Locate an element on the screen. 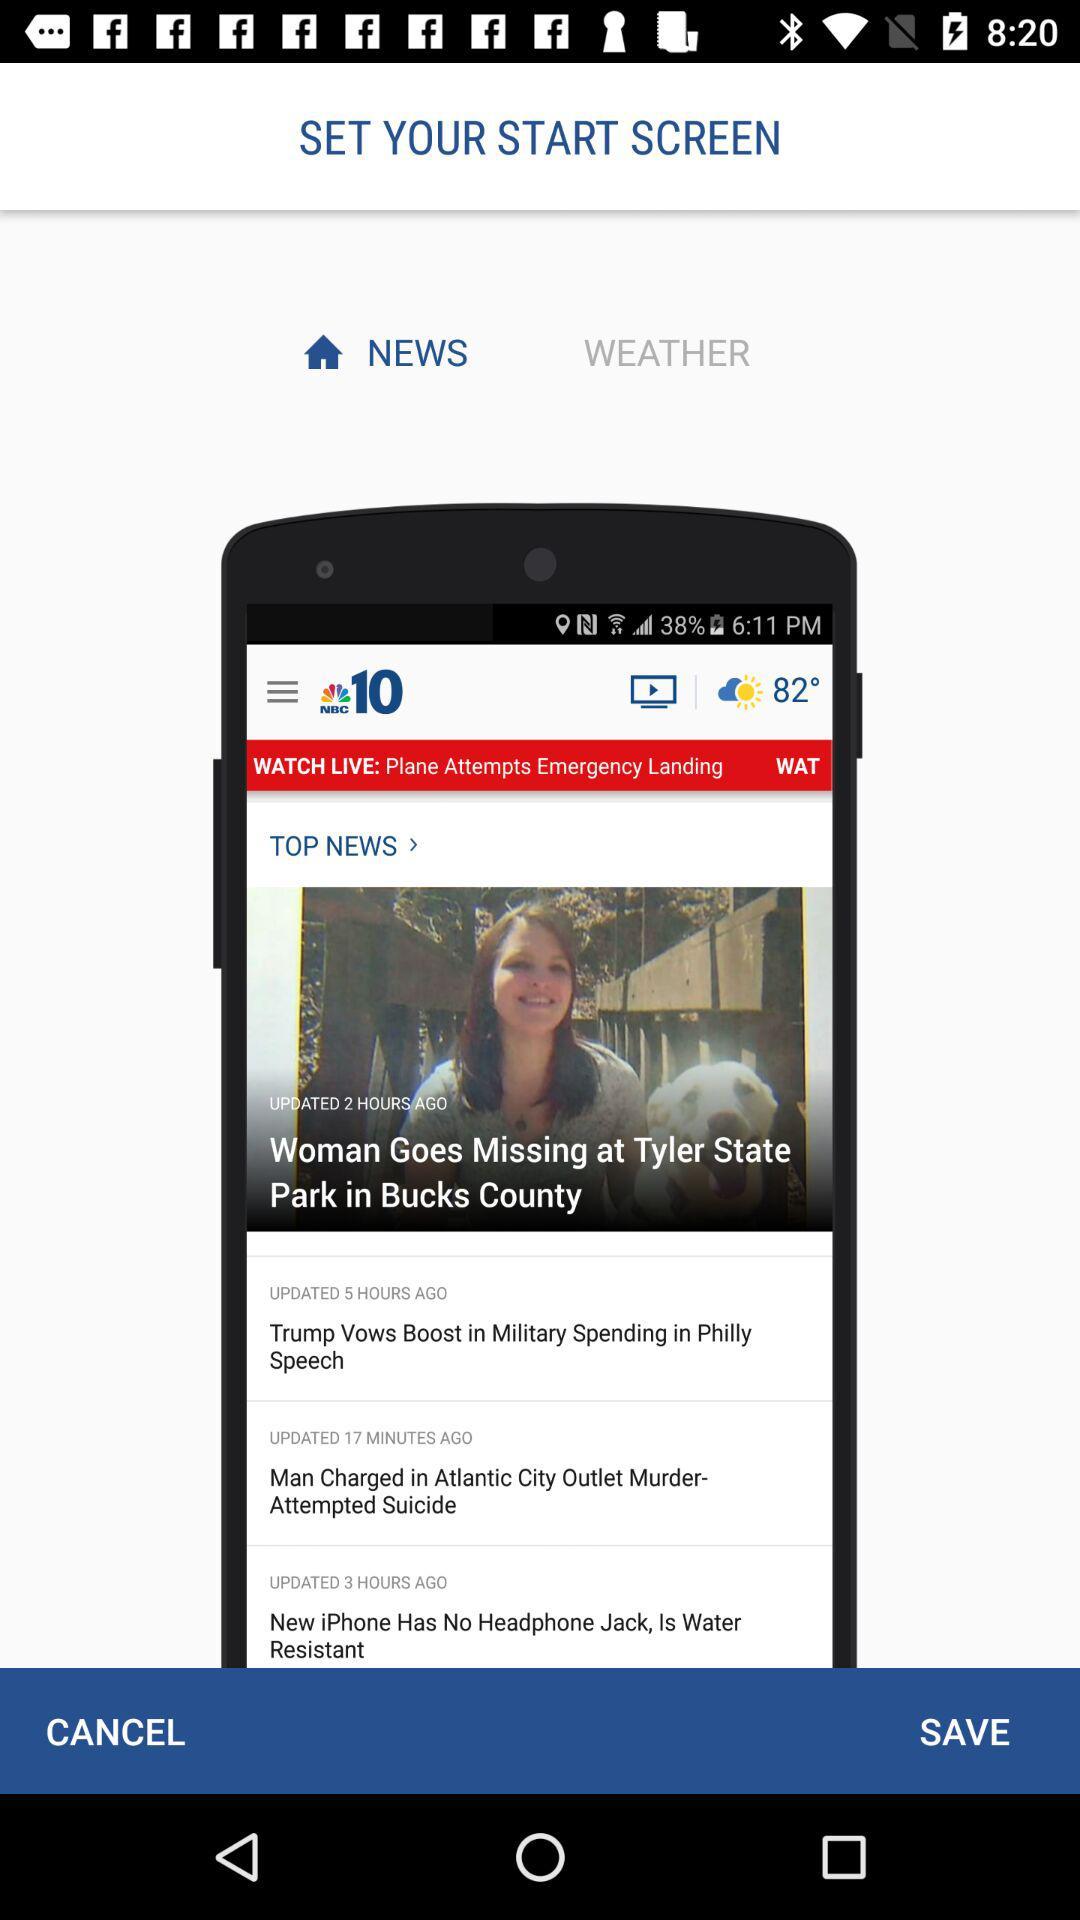 This screenshot has height=1920, width=1080. the set your start item is located at coordinates (540, 135).